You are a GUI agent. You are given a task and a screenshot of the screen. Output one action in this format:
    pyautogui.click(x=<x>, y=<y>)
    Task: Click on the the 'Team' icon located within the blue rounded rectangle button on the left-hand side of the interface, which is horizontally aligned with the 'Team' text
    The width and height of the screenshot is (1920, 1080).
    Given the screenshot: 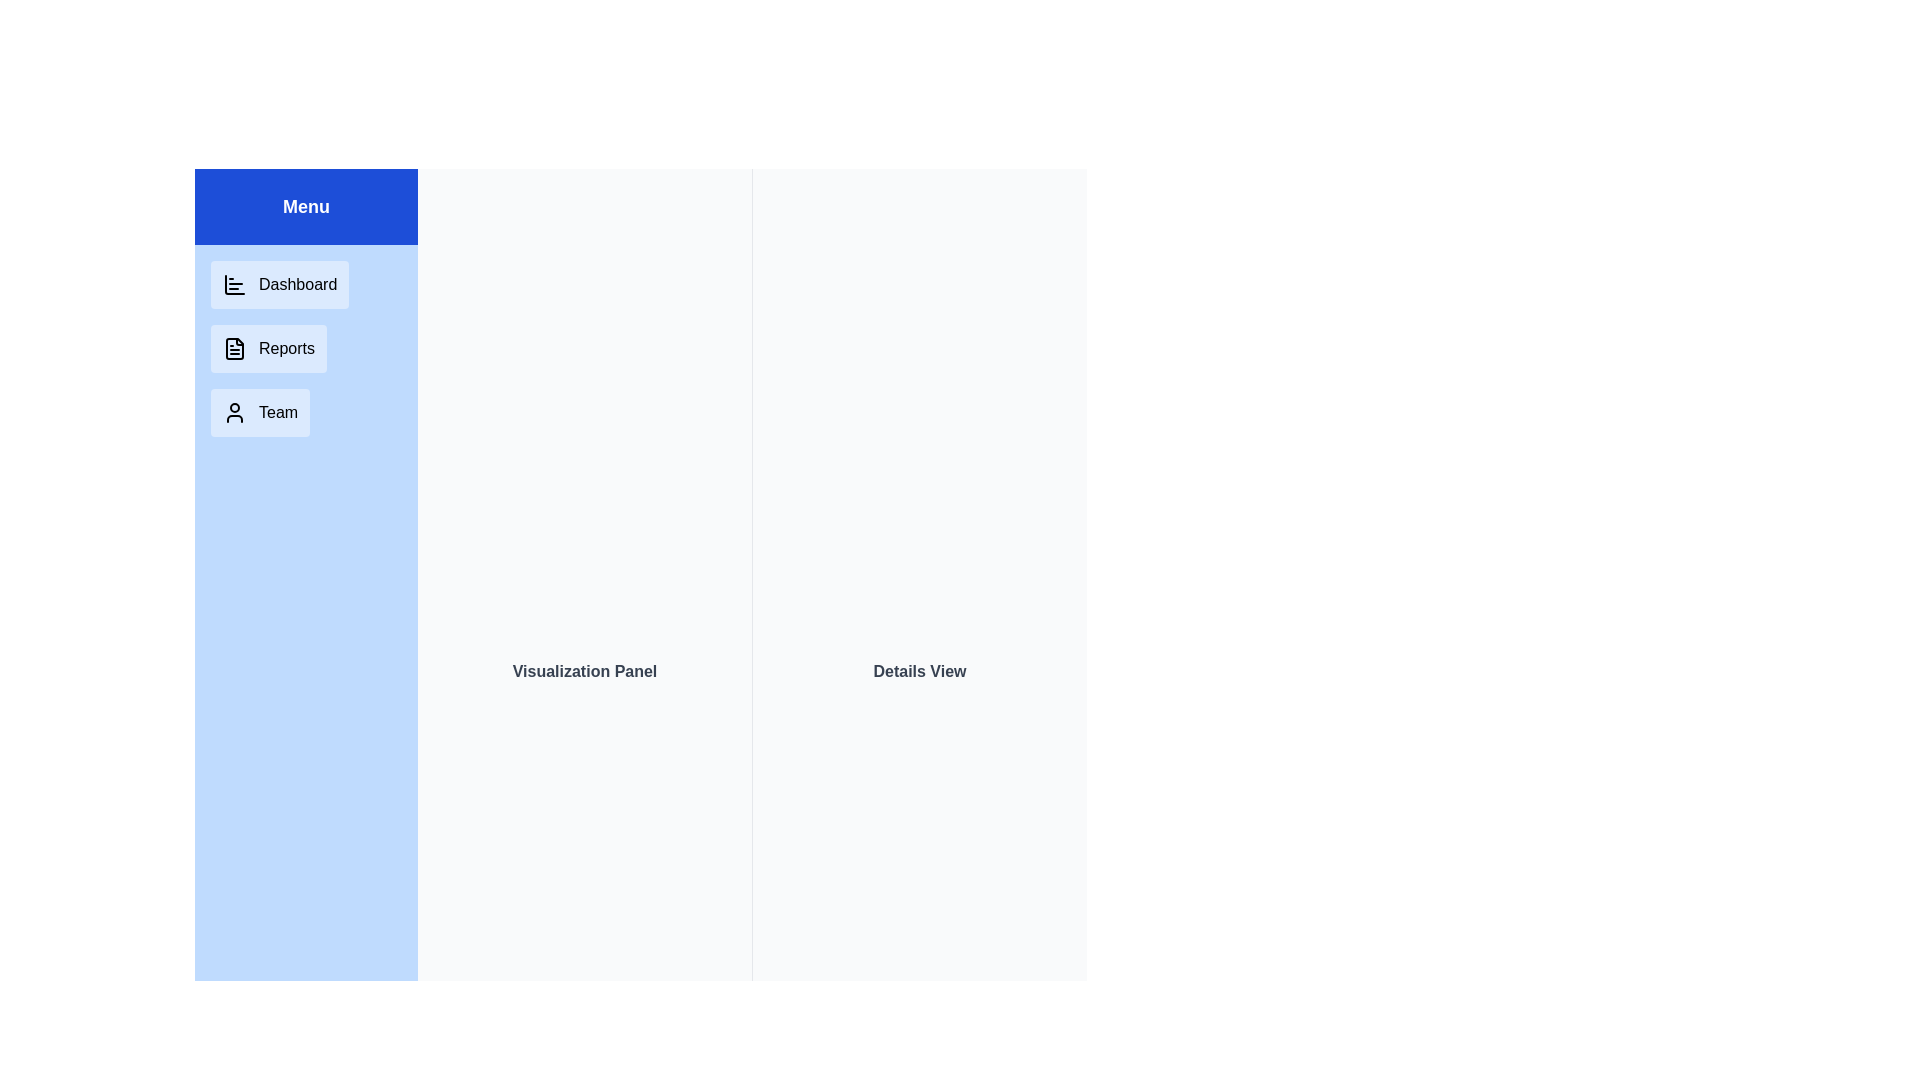 What is the action you would take?
    pyautogui.click(x=235, y=411)
    